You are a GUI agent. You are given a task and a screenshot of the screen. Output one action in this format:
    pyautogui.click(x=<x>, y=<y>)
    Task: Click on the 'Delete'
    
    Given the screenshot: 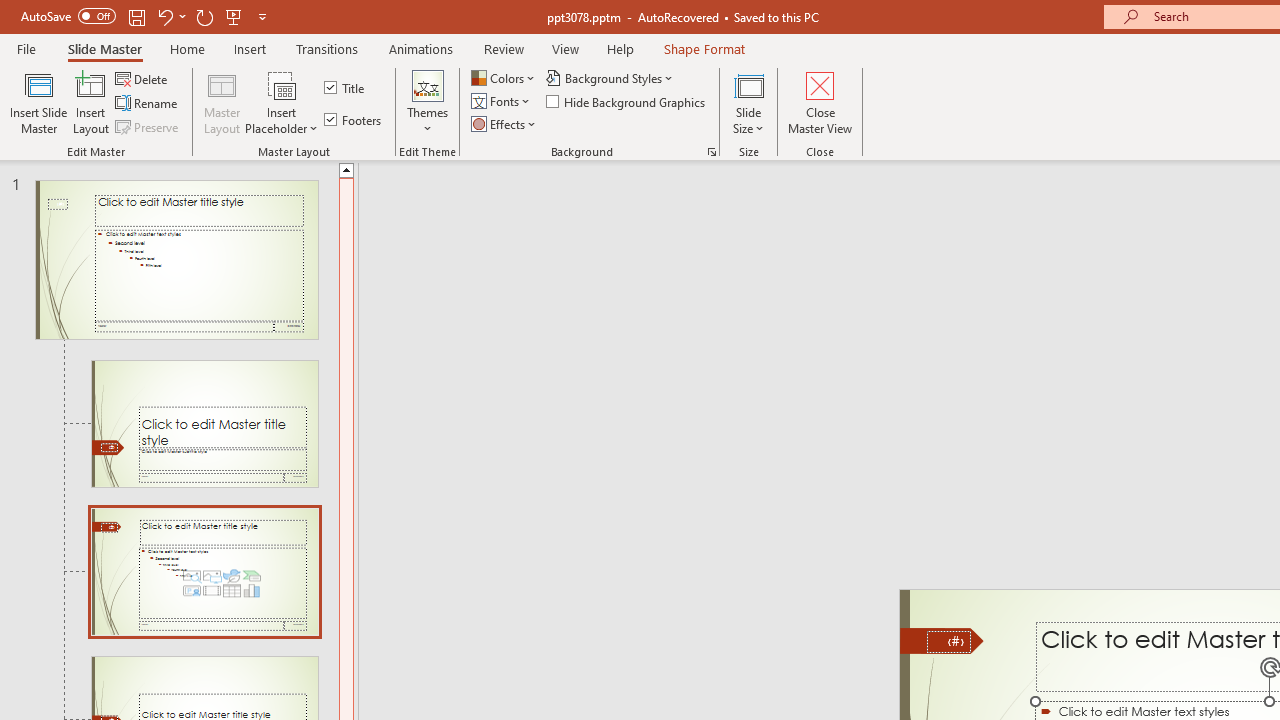 What is the action you would take?
    pyautogui.click(x=142, y=78)
    